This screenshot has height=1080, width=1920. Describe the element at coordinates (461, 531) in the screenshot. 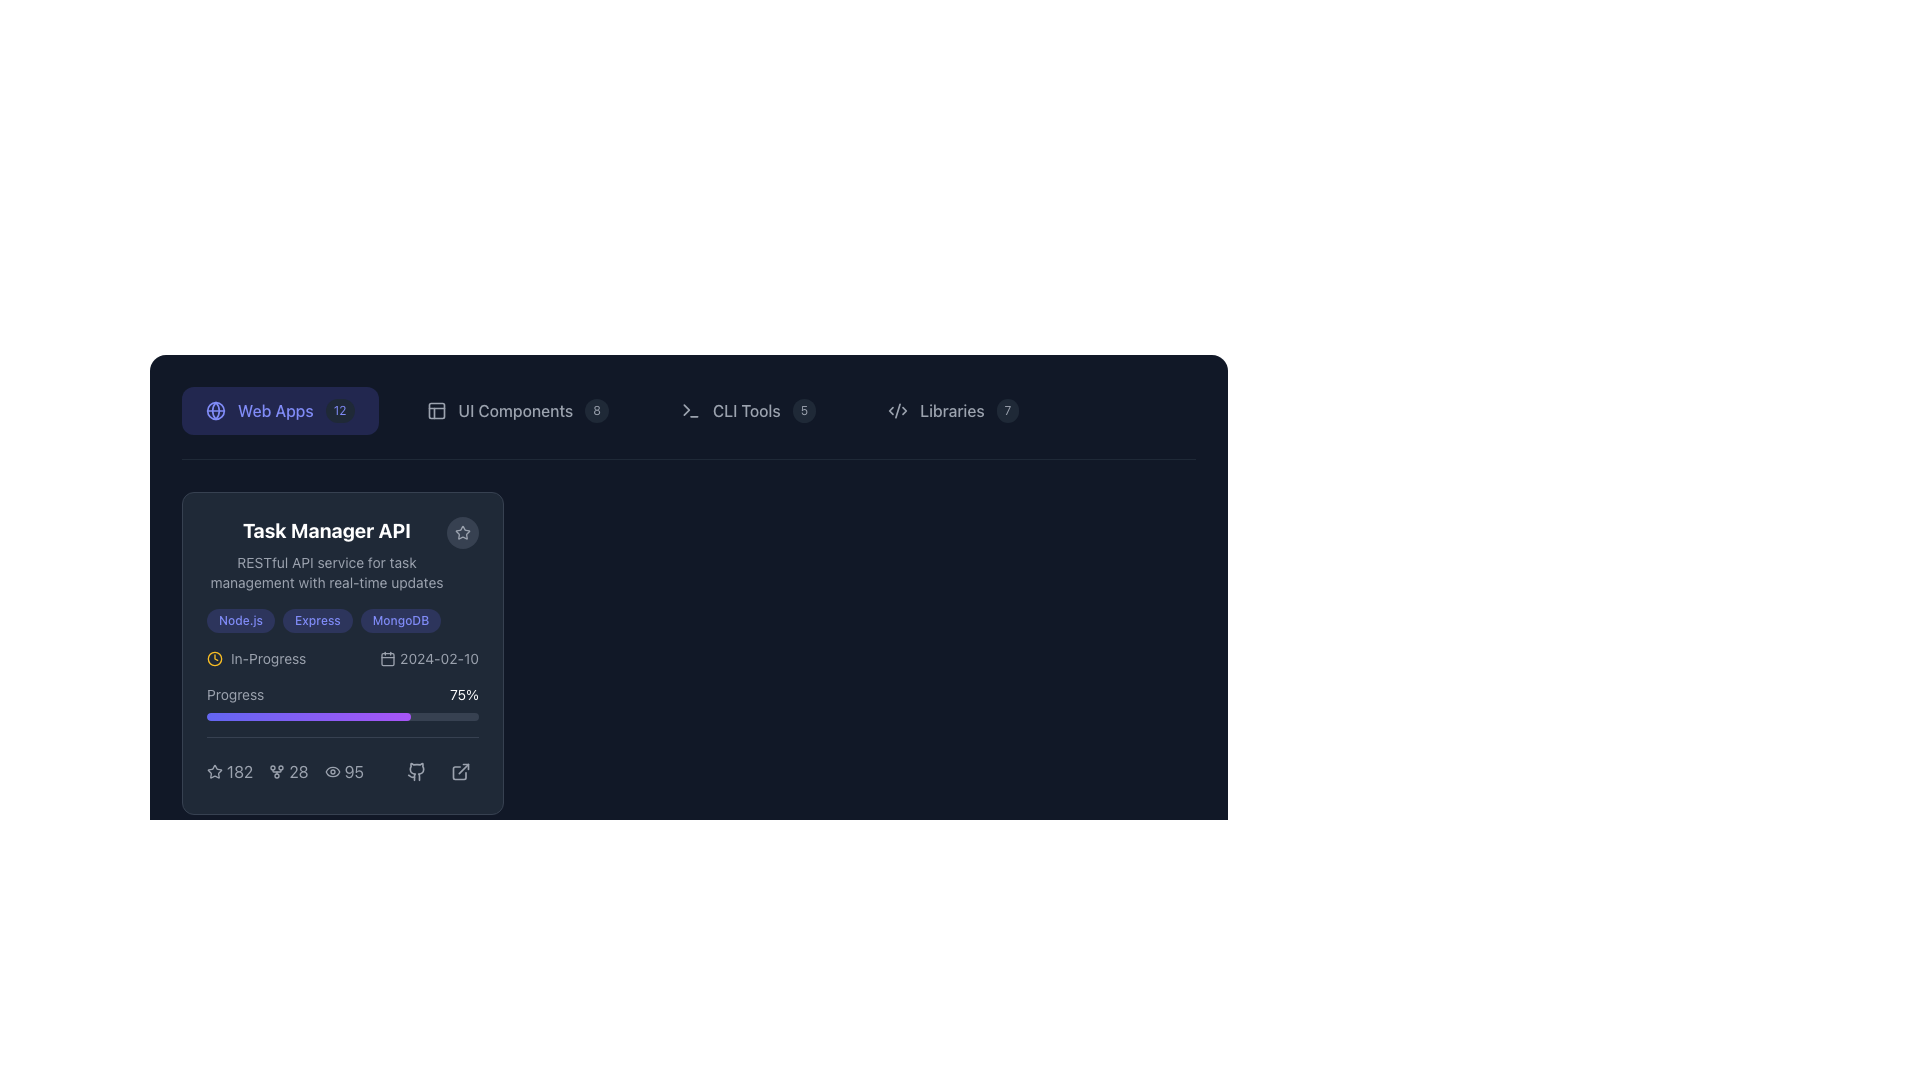

I see `the circular button with a star icon inside, located at the top-right corner of the 'Task Manager API' block` at that location.